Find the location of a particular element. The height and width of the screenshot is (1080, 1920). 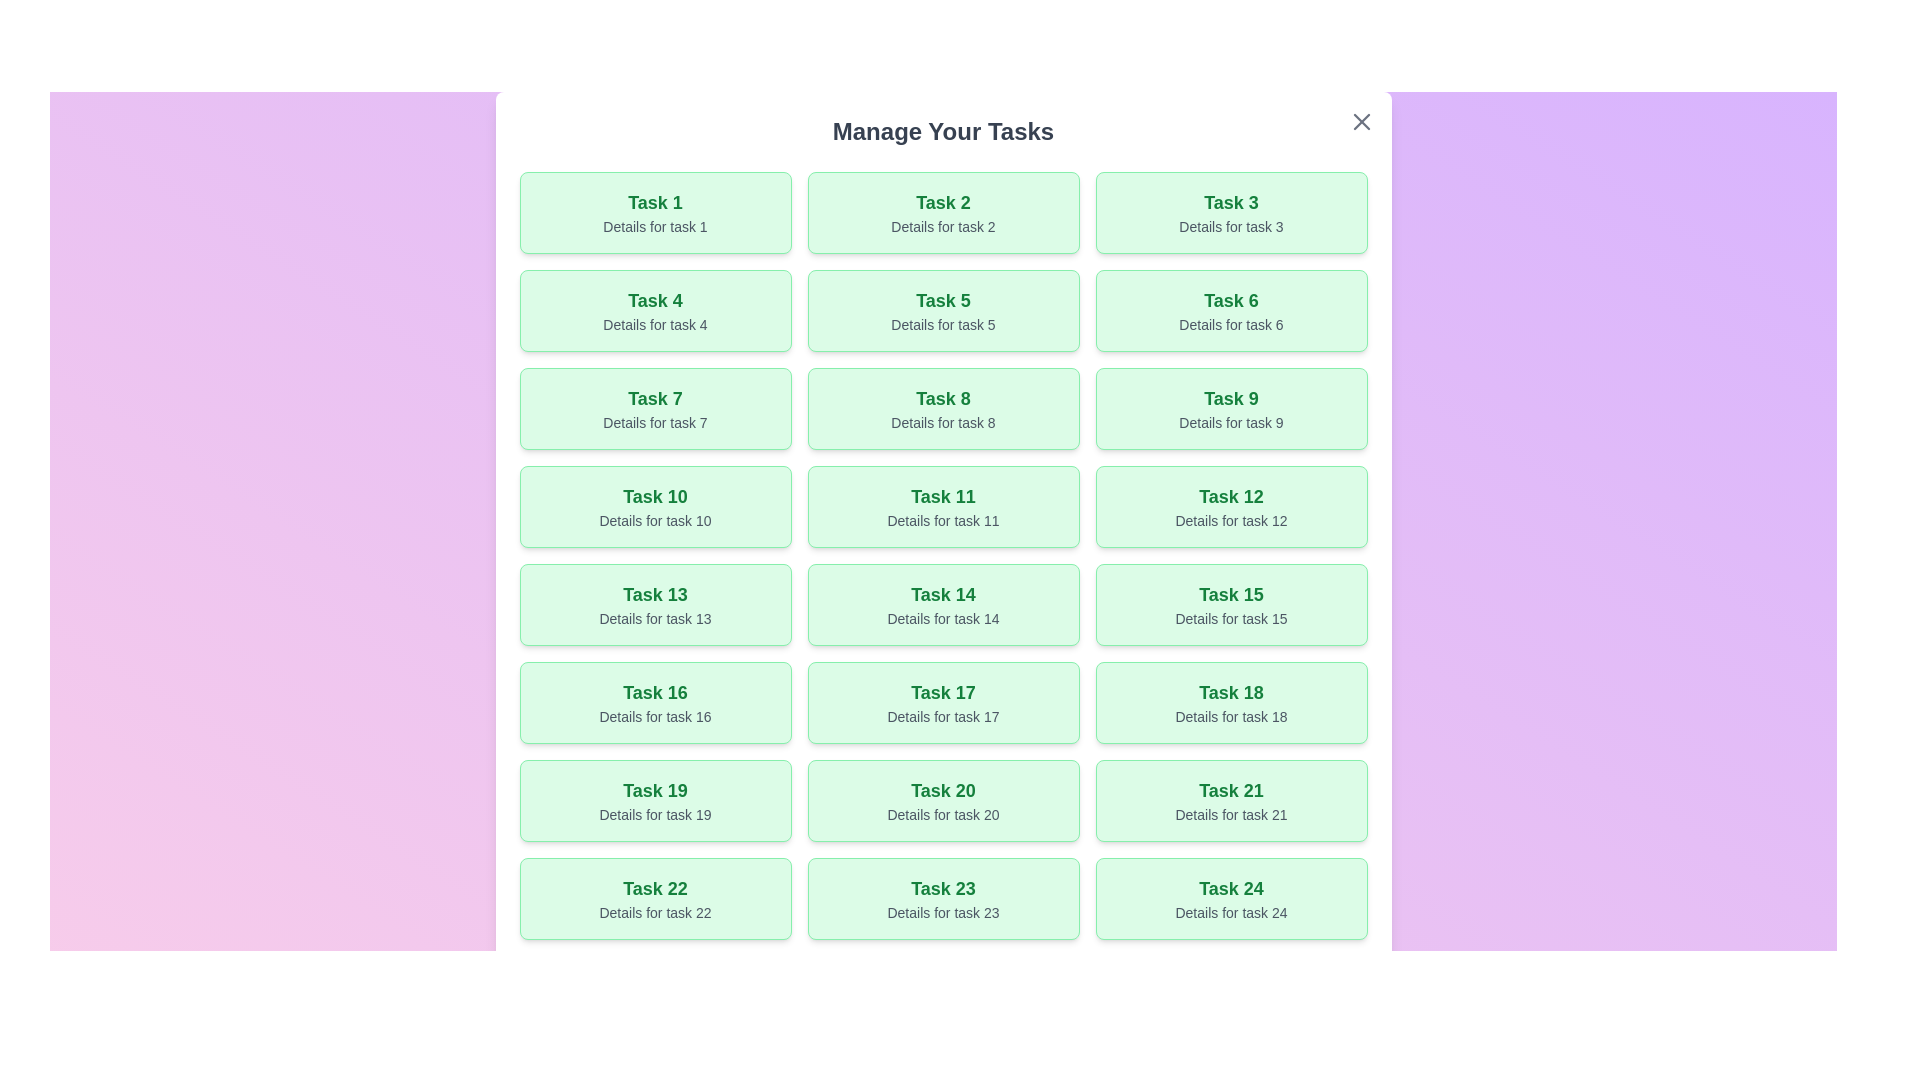

the background gradient to inspect its visual layout is located at coordinates (942, 658).